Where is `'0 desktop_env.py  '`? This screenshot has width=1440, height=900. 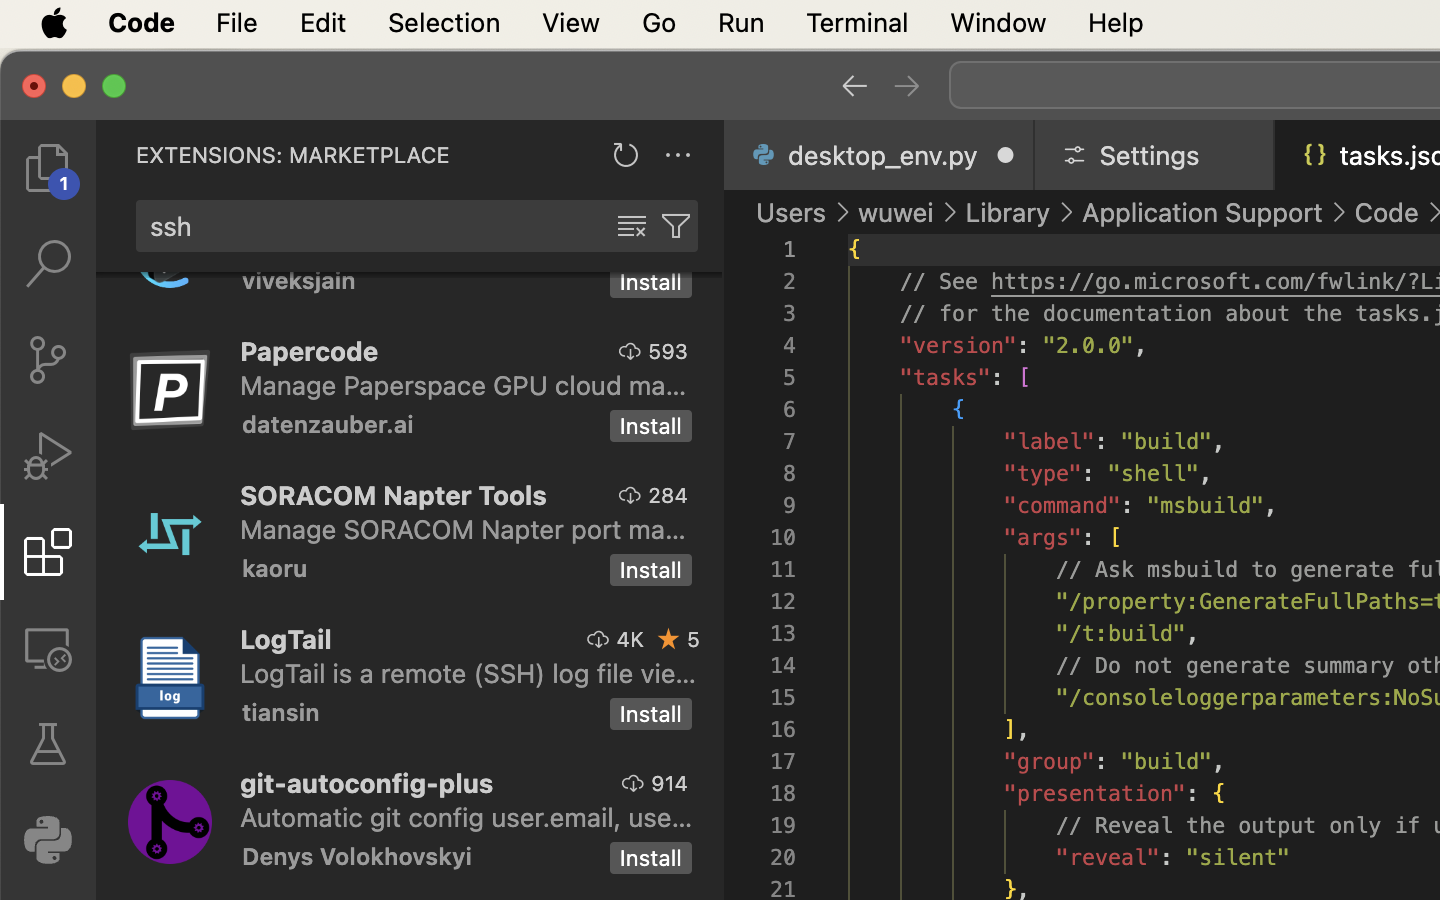 '0 desktop_env.py  ' is located at coordinates (878, 154).